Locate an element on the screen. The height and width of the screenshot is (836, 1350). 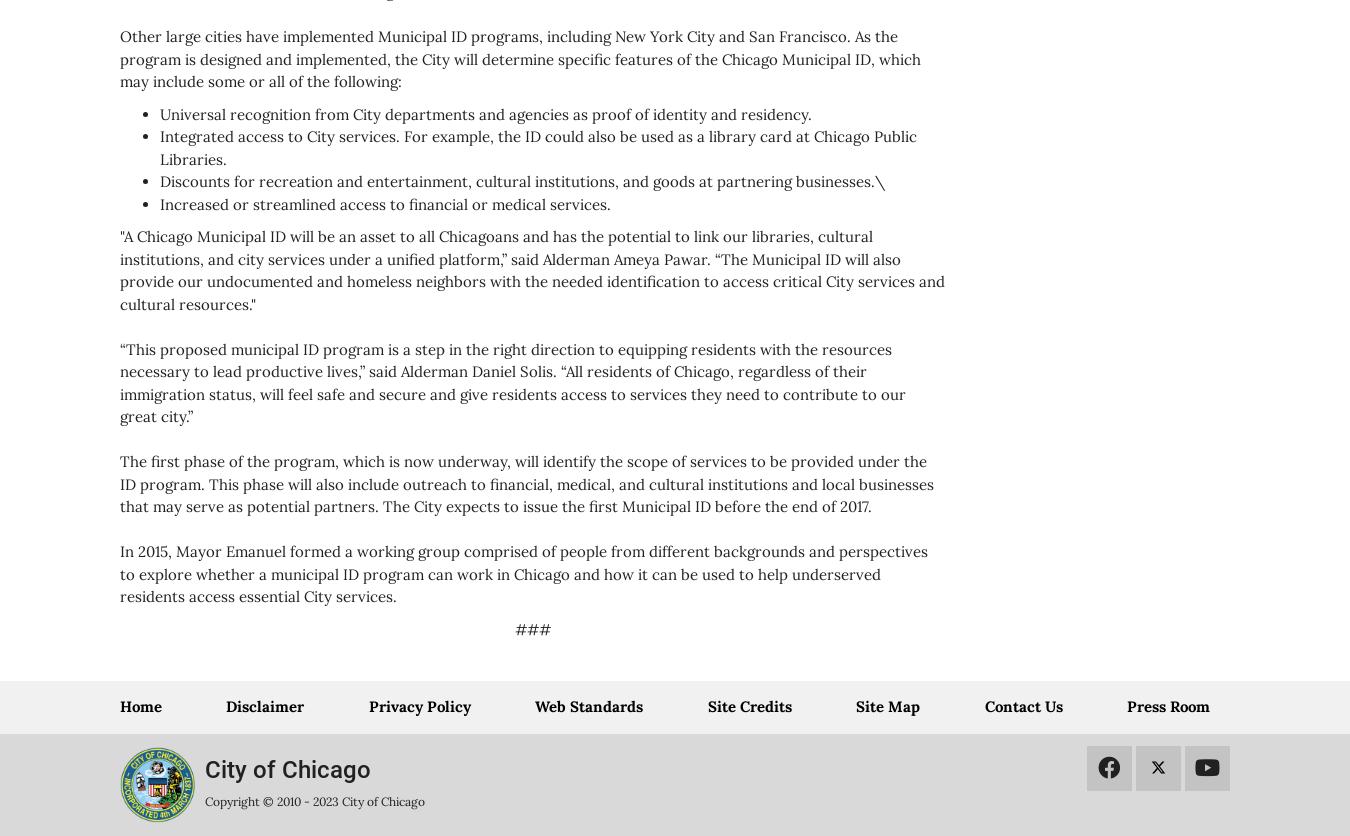
'Copyright © 2010 - 2023 City of Chicago' is located at coordinates (313, 800).